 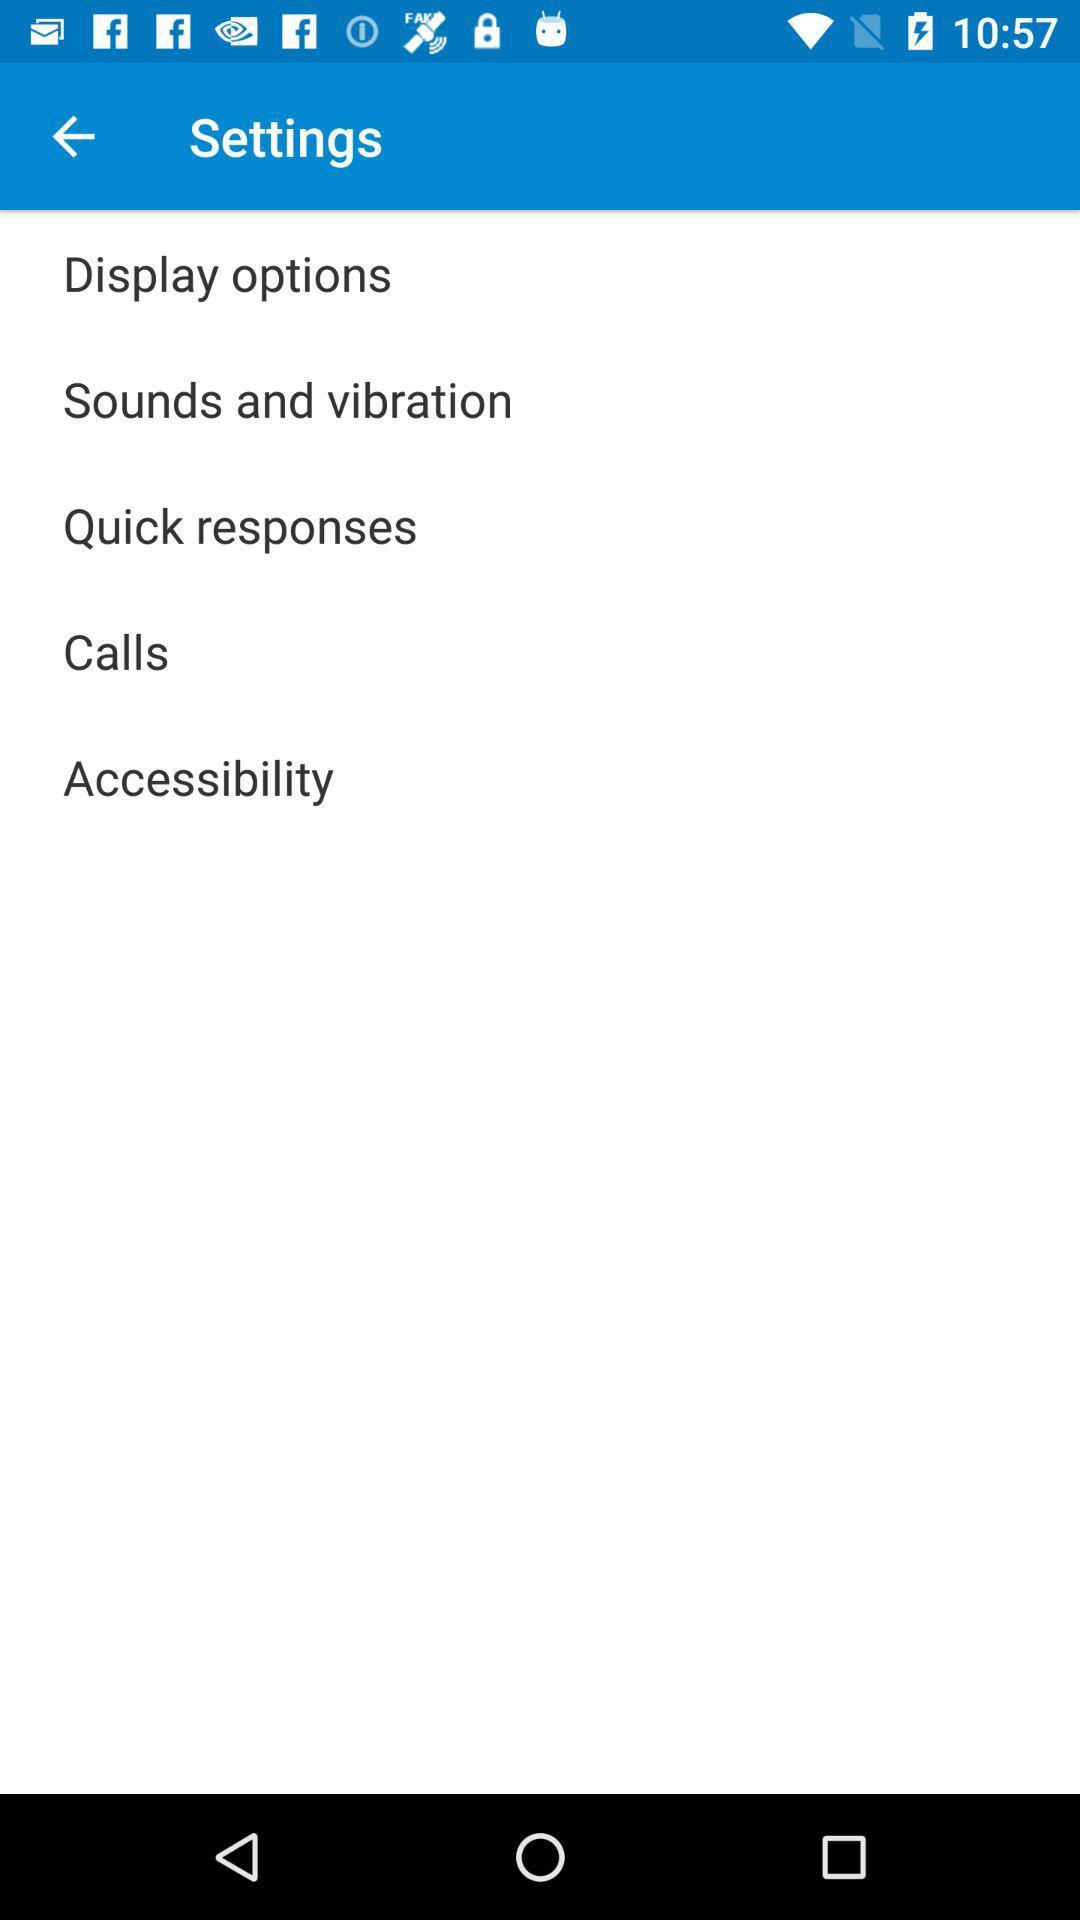 I want to click on the accessibility icon, so click(x=198, y=776).